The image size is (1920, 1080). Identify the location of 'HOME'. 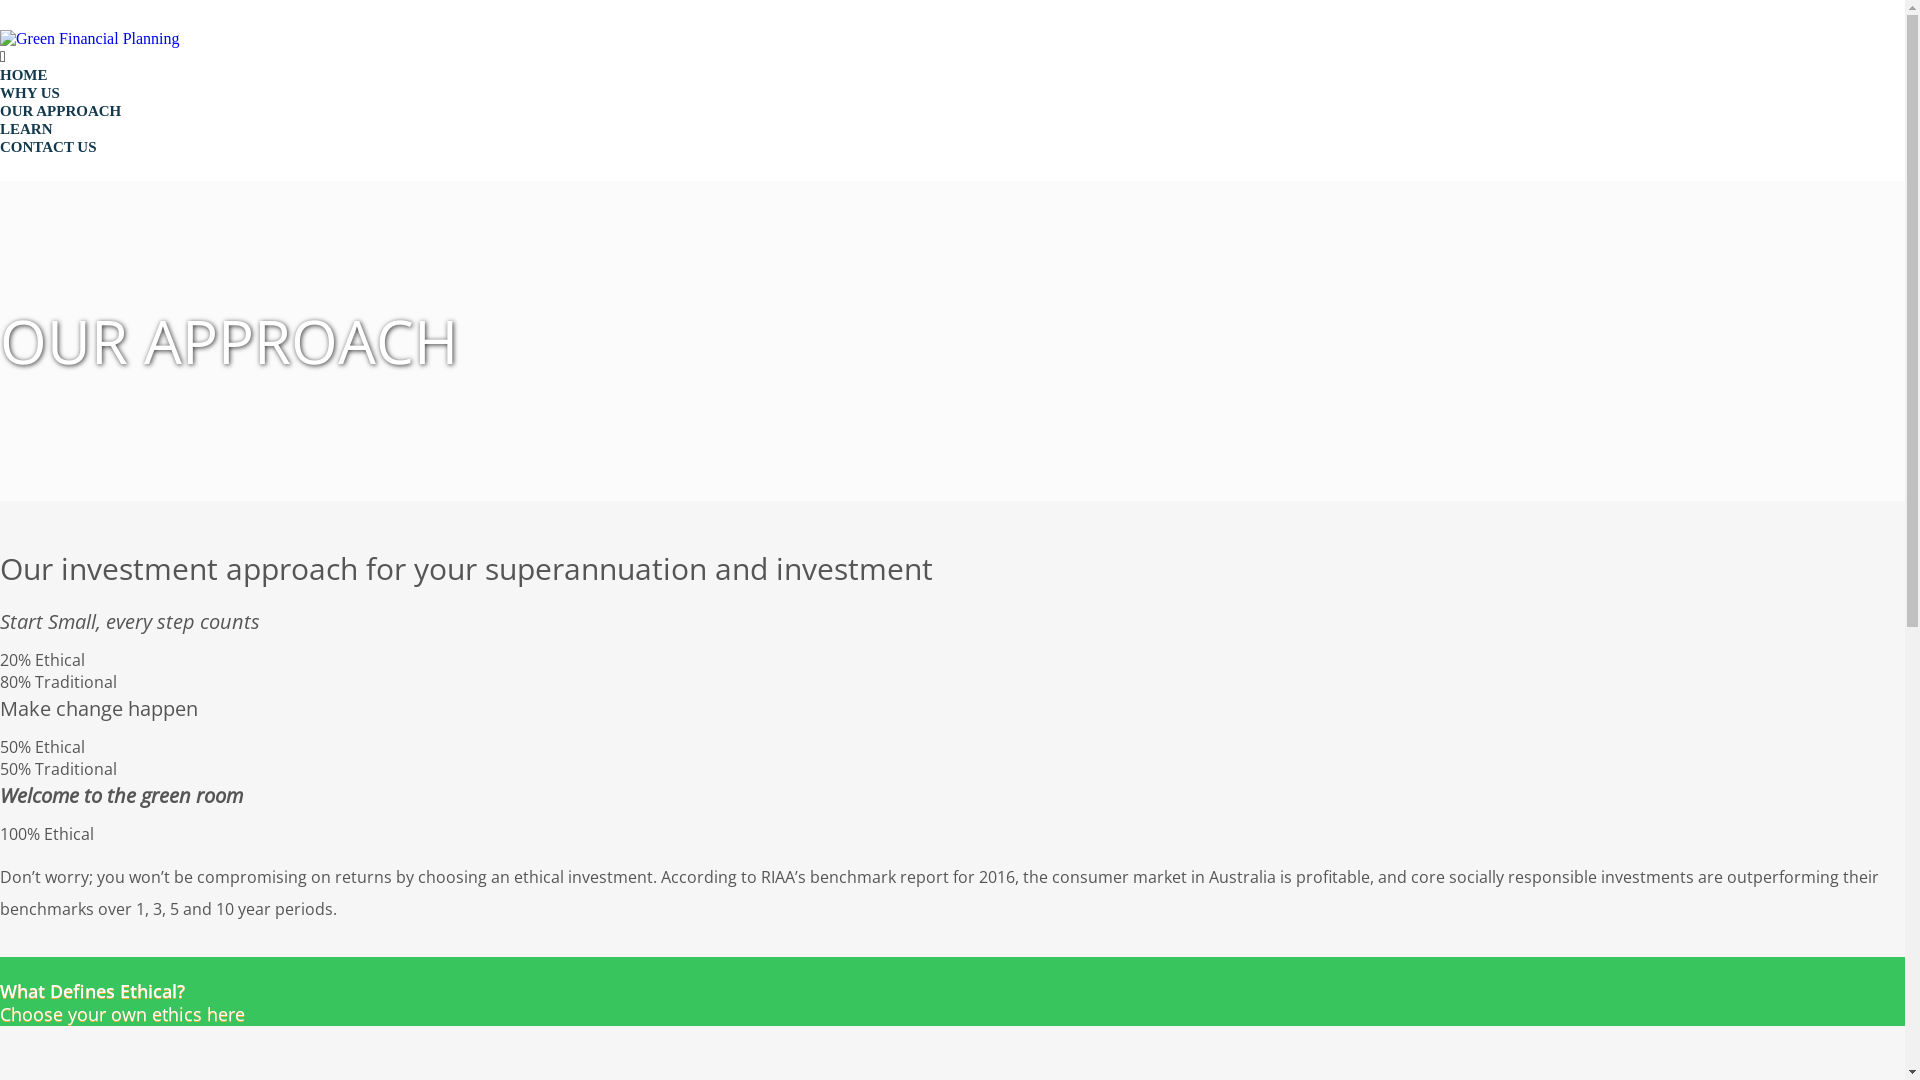
(0, 73).